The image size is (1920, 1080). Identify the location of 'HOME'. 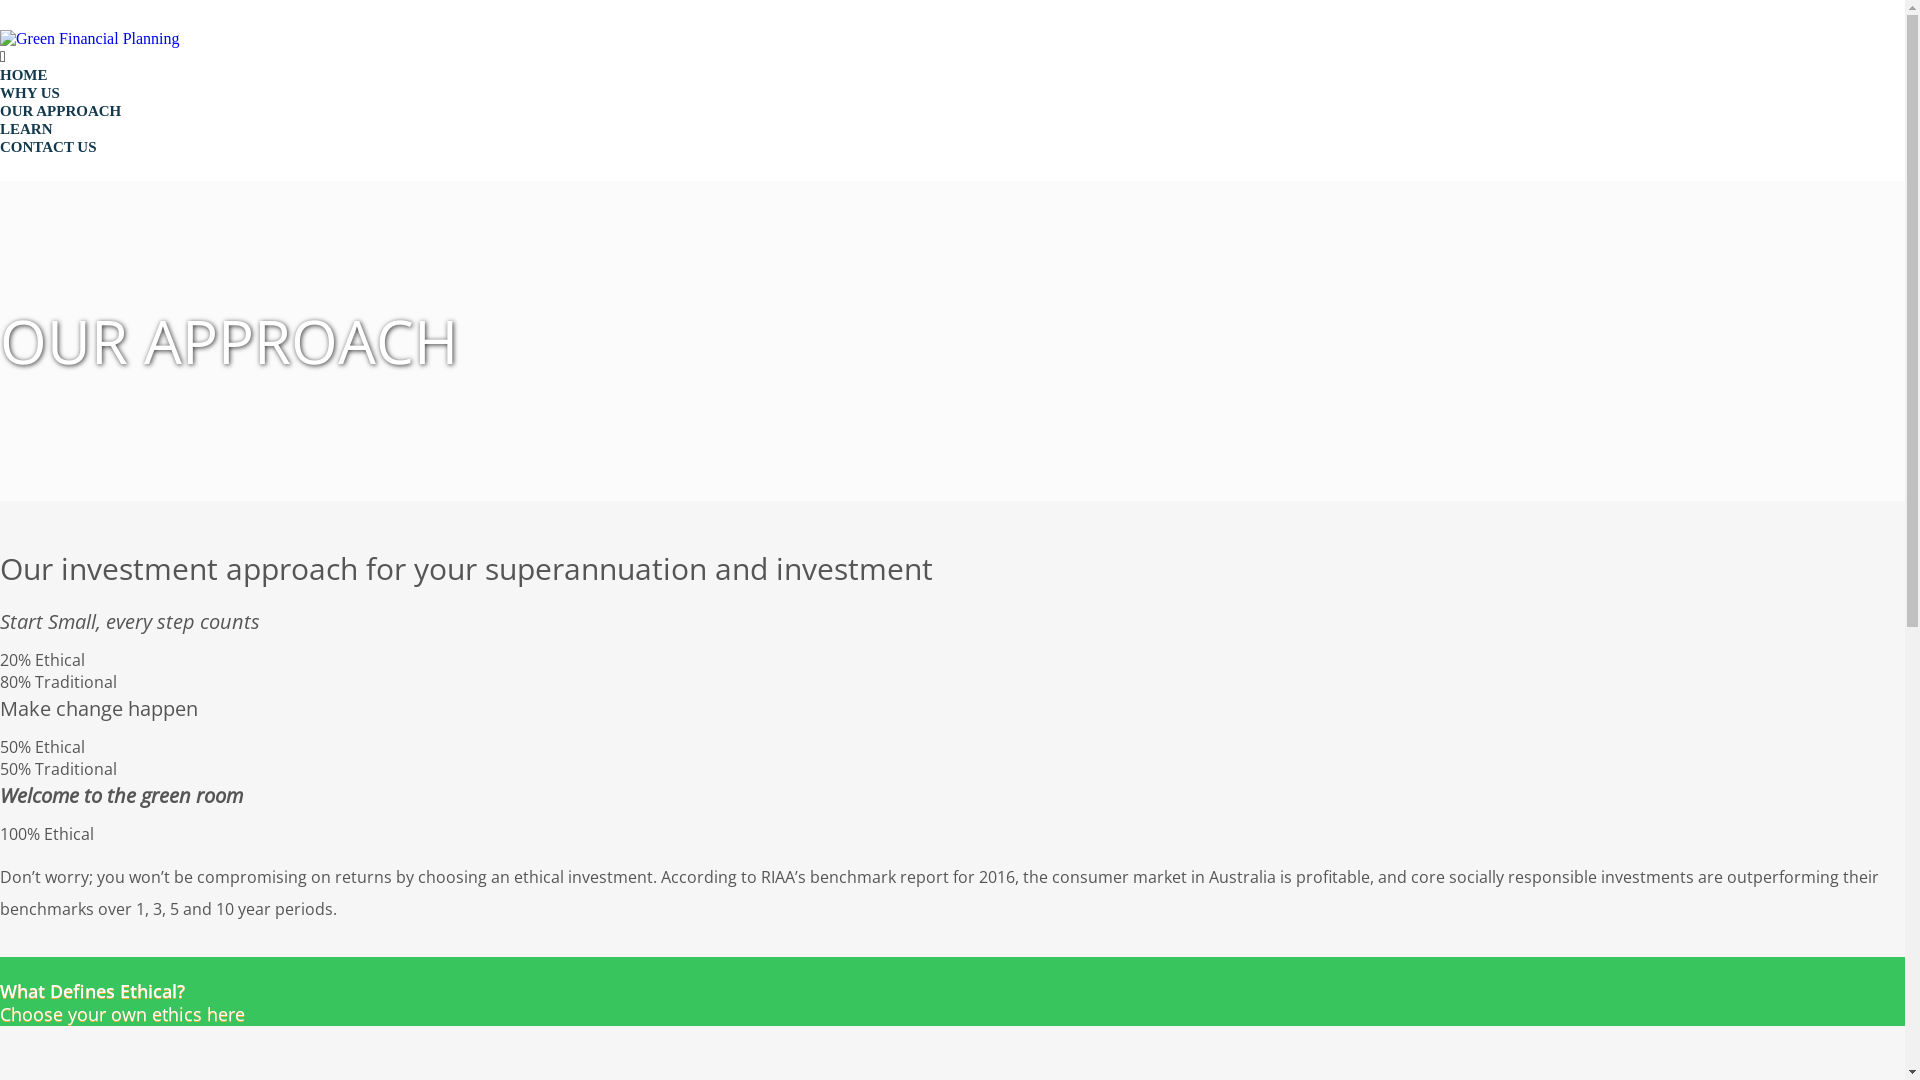
(0, 73).